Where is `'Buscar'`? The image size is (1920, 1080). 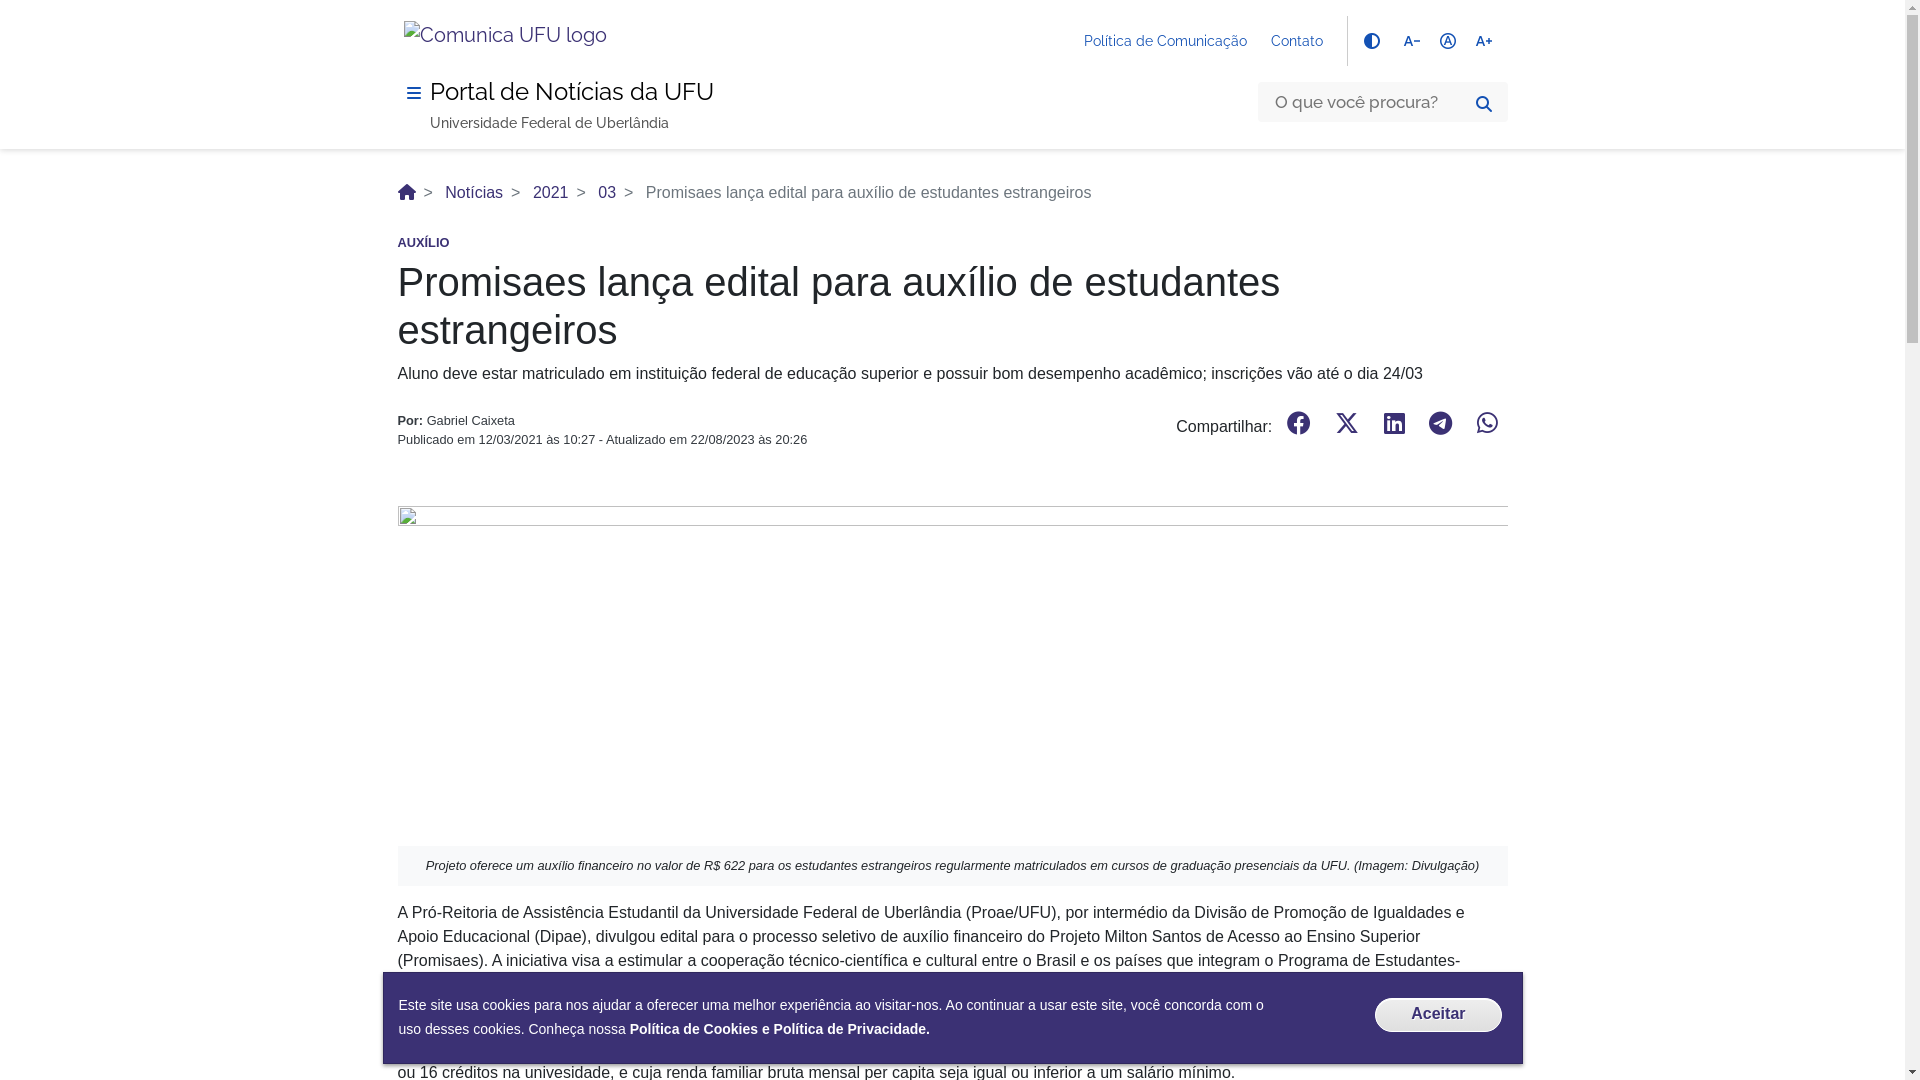
'Buscar' is located at coordinates (1468, 104).